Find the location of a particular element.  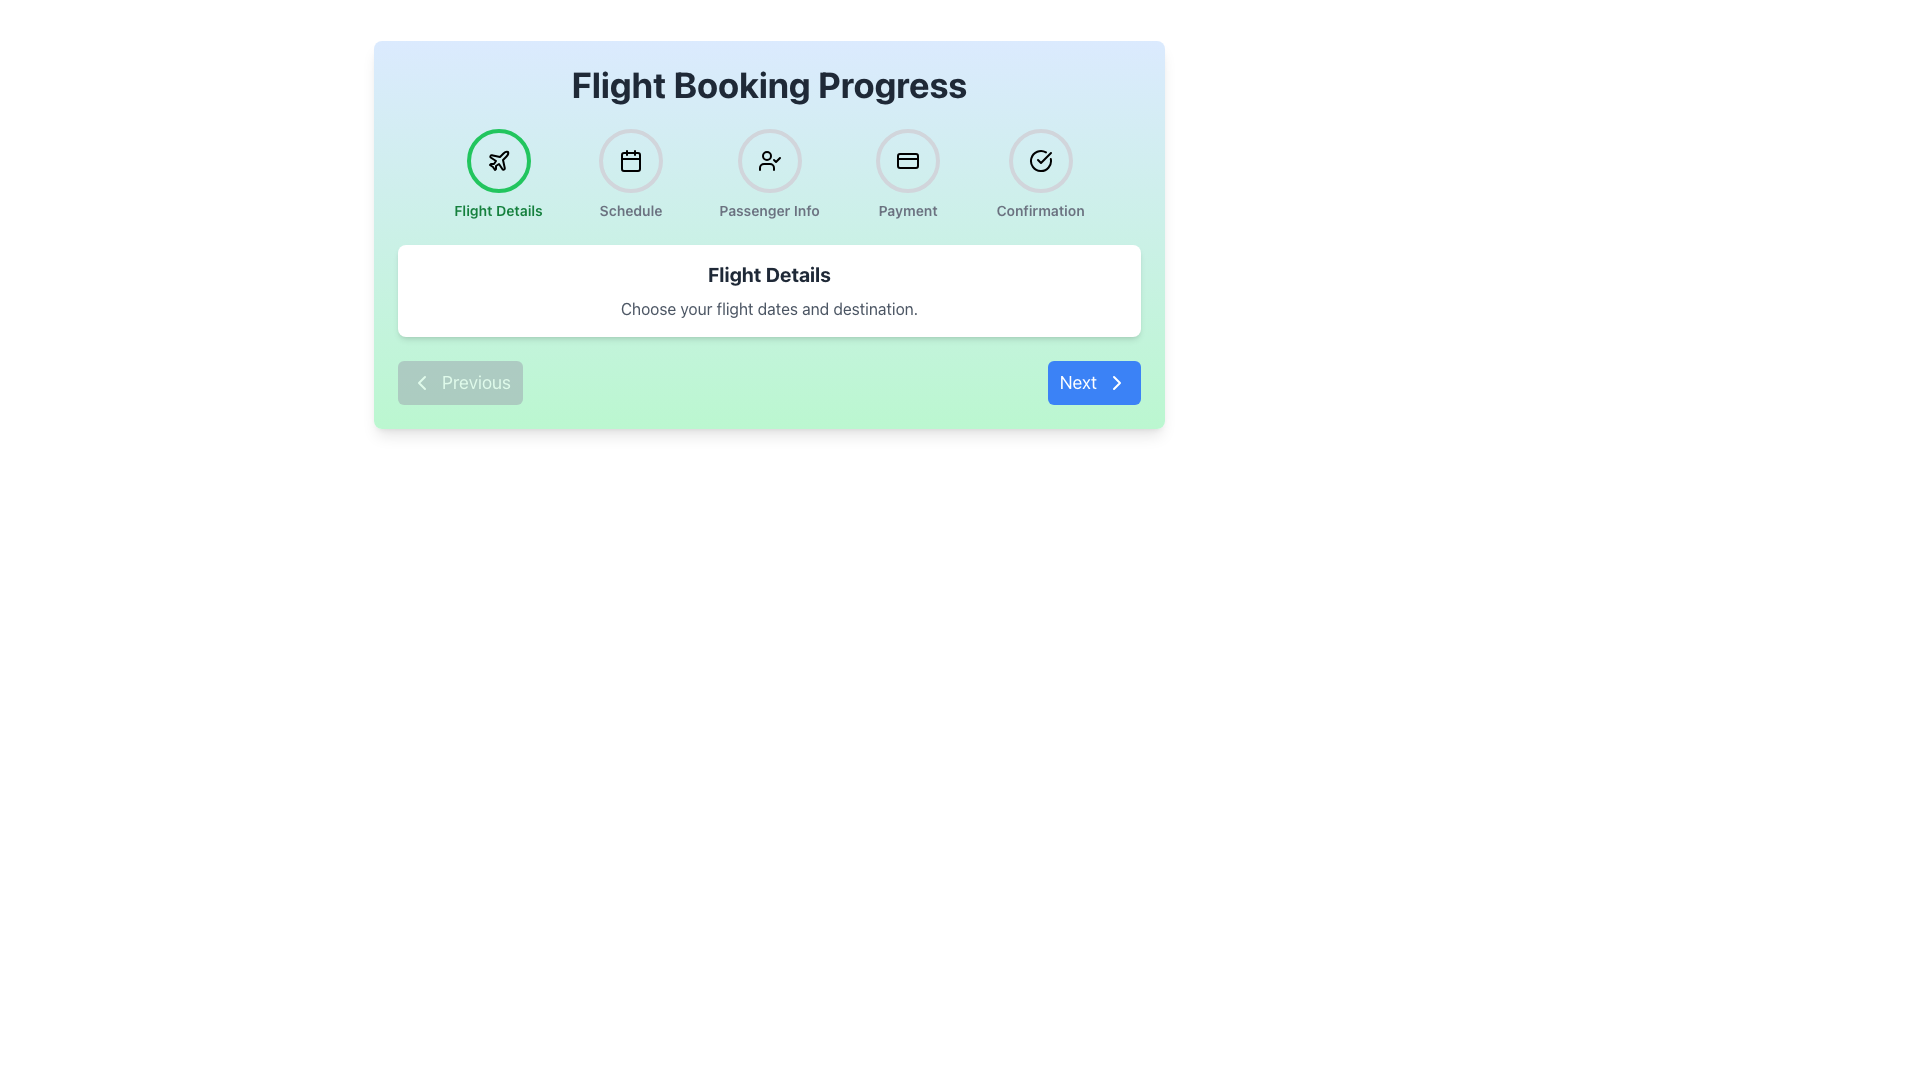

the arrow icon located at the far right end of the 'Next' button in the light green panel is located at coordinates (1116, 382).